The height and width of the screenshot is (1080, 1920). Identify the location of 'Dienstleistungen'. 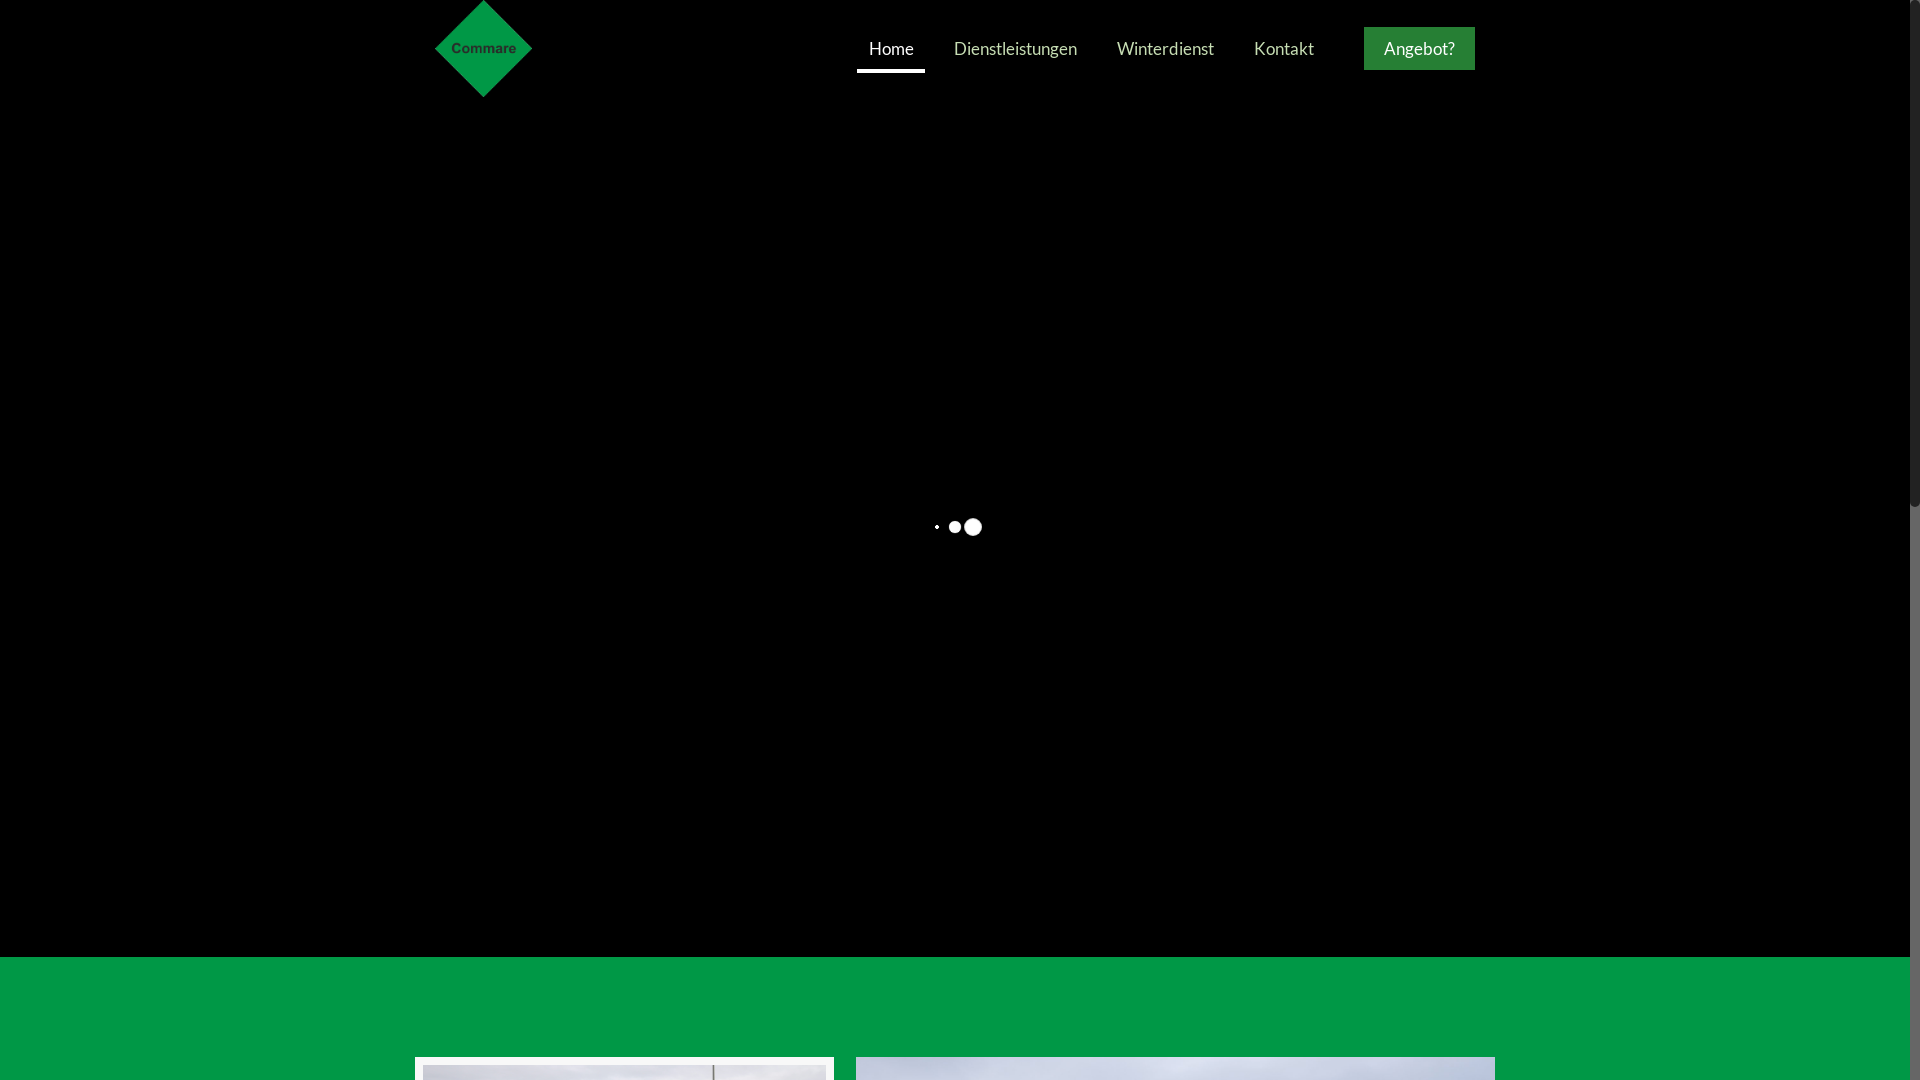
(1015, 47).